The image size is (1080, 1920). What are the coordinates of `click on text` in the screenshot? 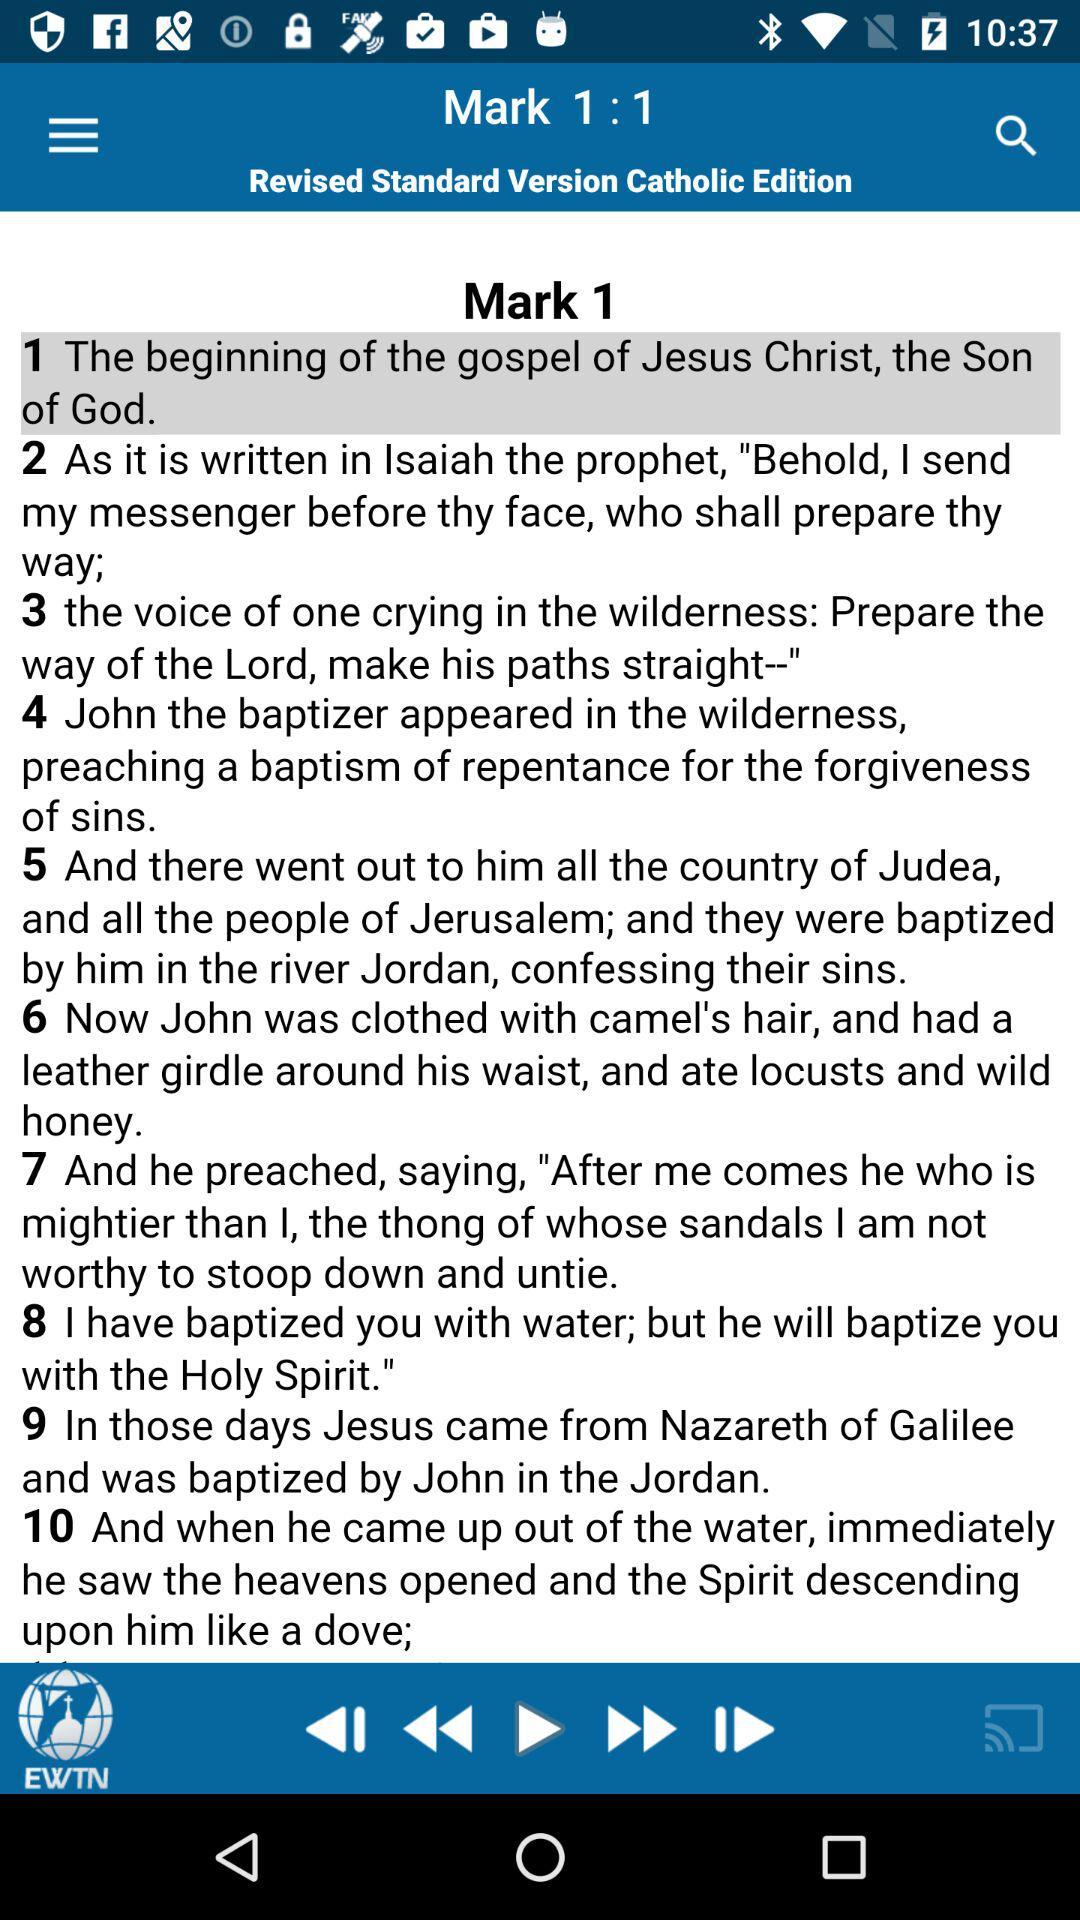 It's located at (540, 936).